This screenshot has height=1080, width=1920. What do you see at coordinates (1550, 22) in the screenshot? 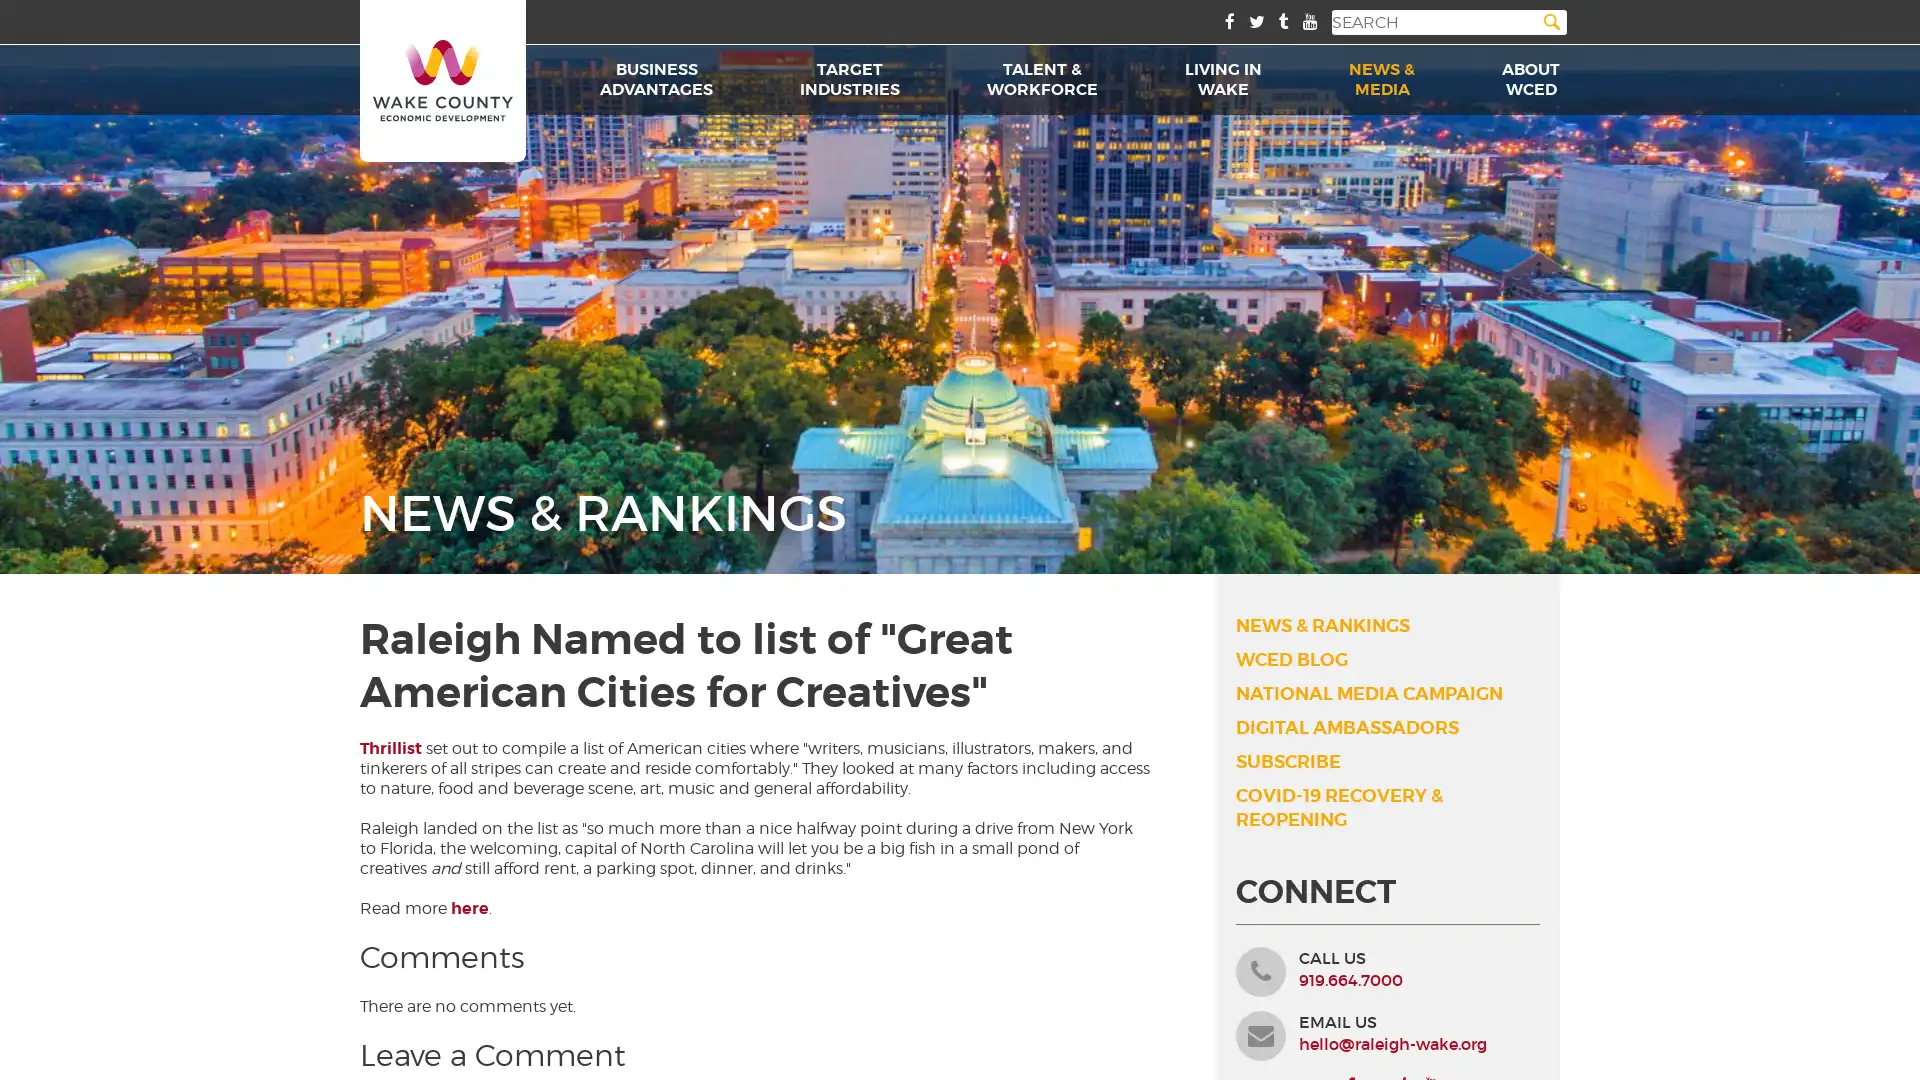
I see `Search` at bounding box center [1550, 22].